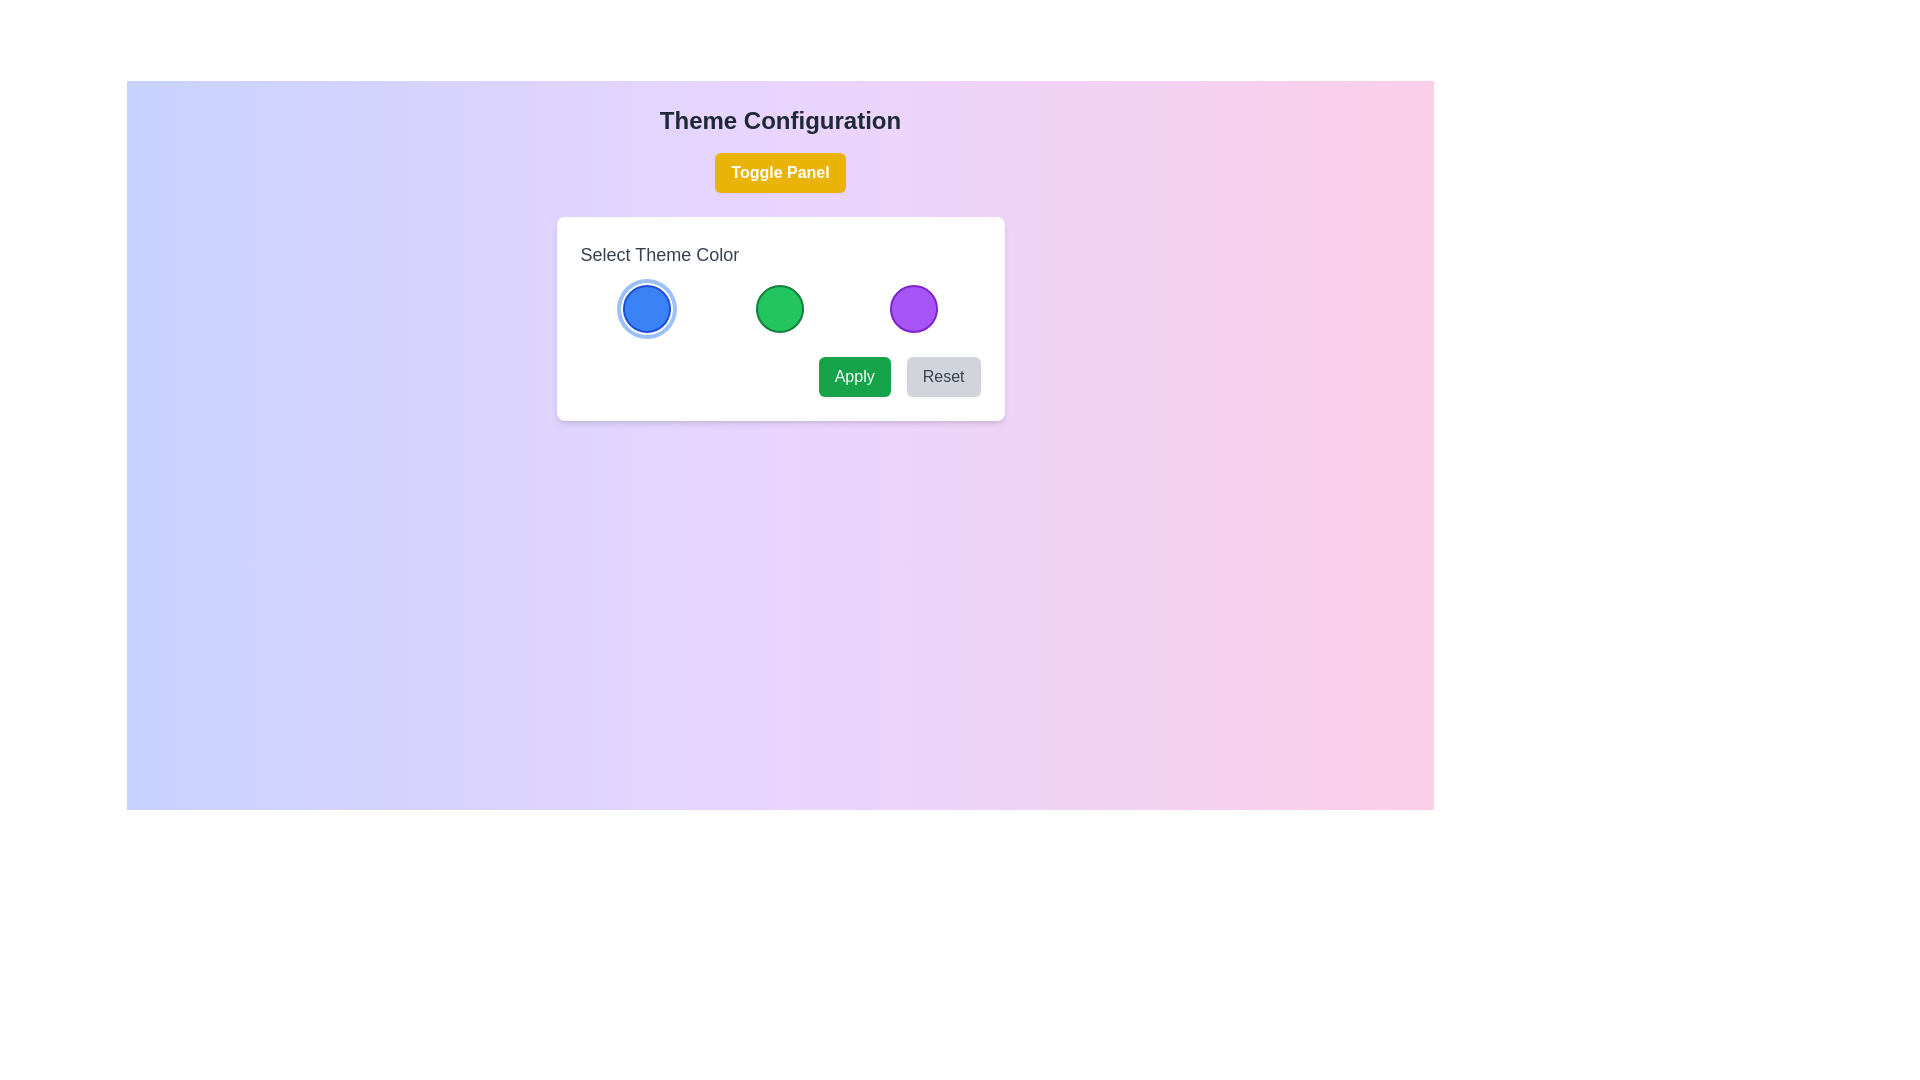 This screenshot has height=1080, width=1920. Describe the element at coordinates (647, 308) in the screenshot. I see `the circular blue button with a dark blue border` at that location.